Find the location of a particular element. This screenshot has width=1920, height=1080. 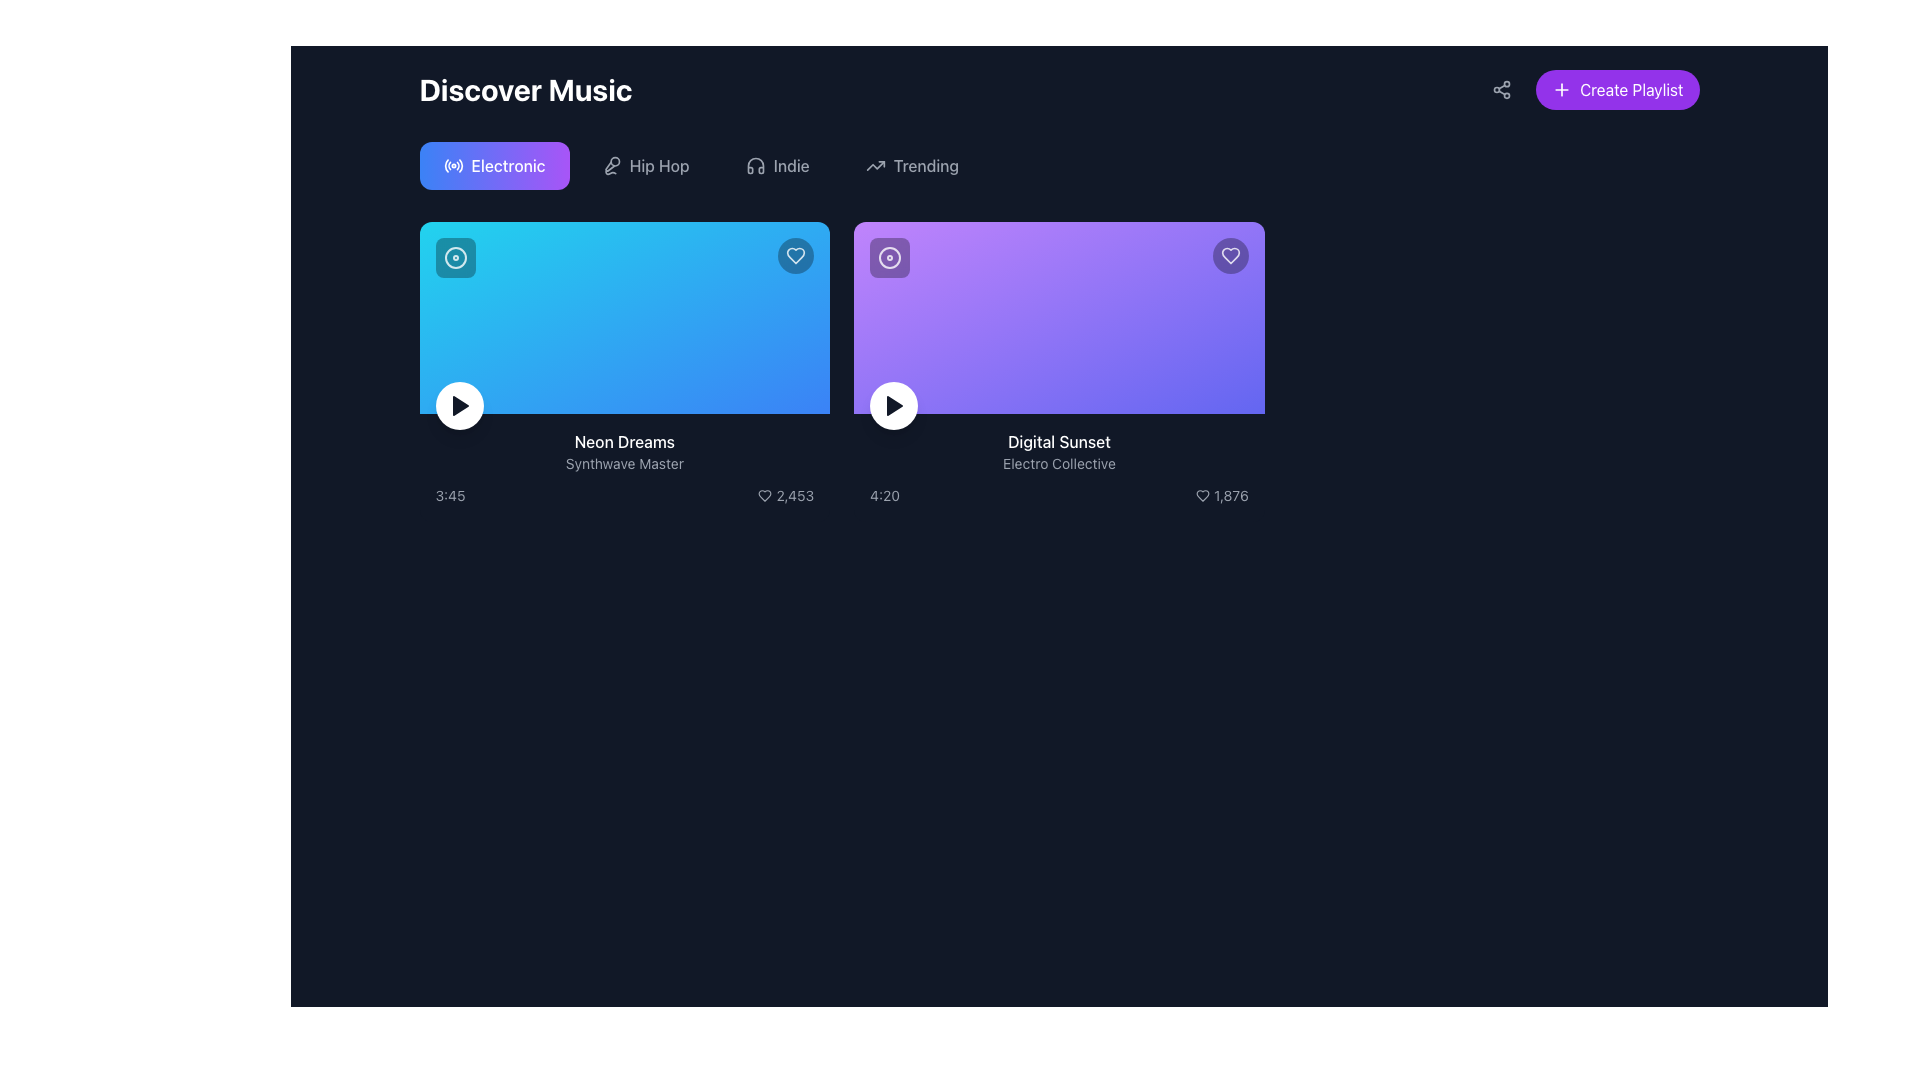

the outer circle of the 'Digital Sunset' multimedia card located in the top left corner of the interface is located at coordinates (889, 257).